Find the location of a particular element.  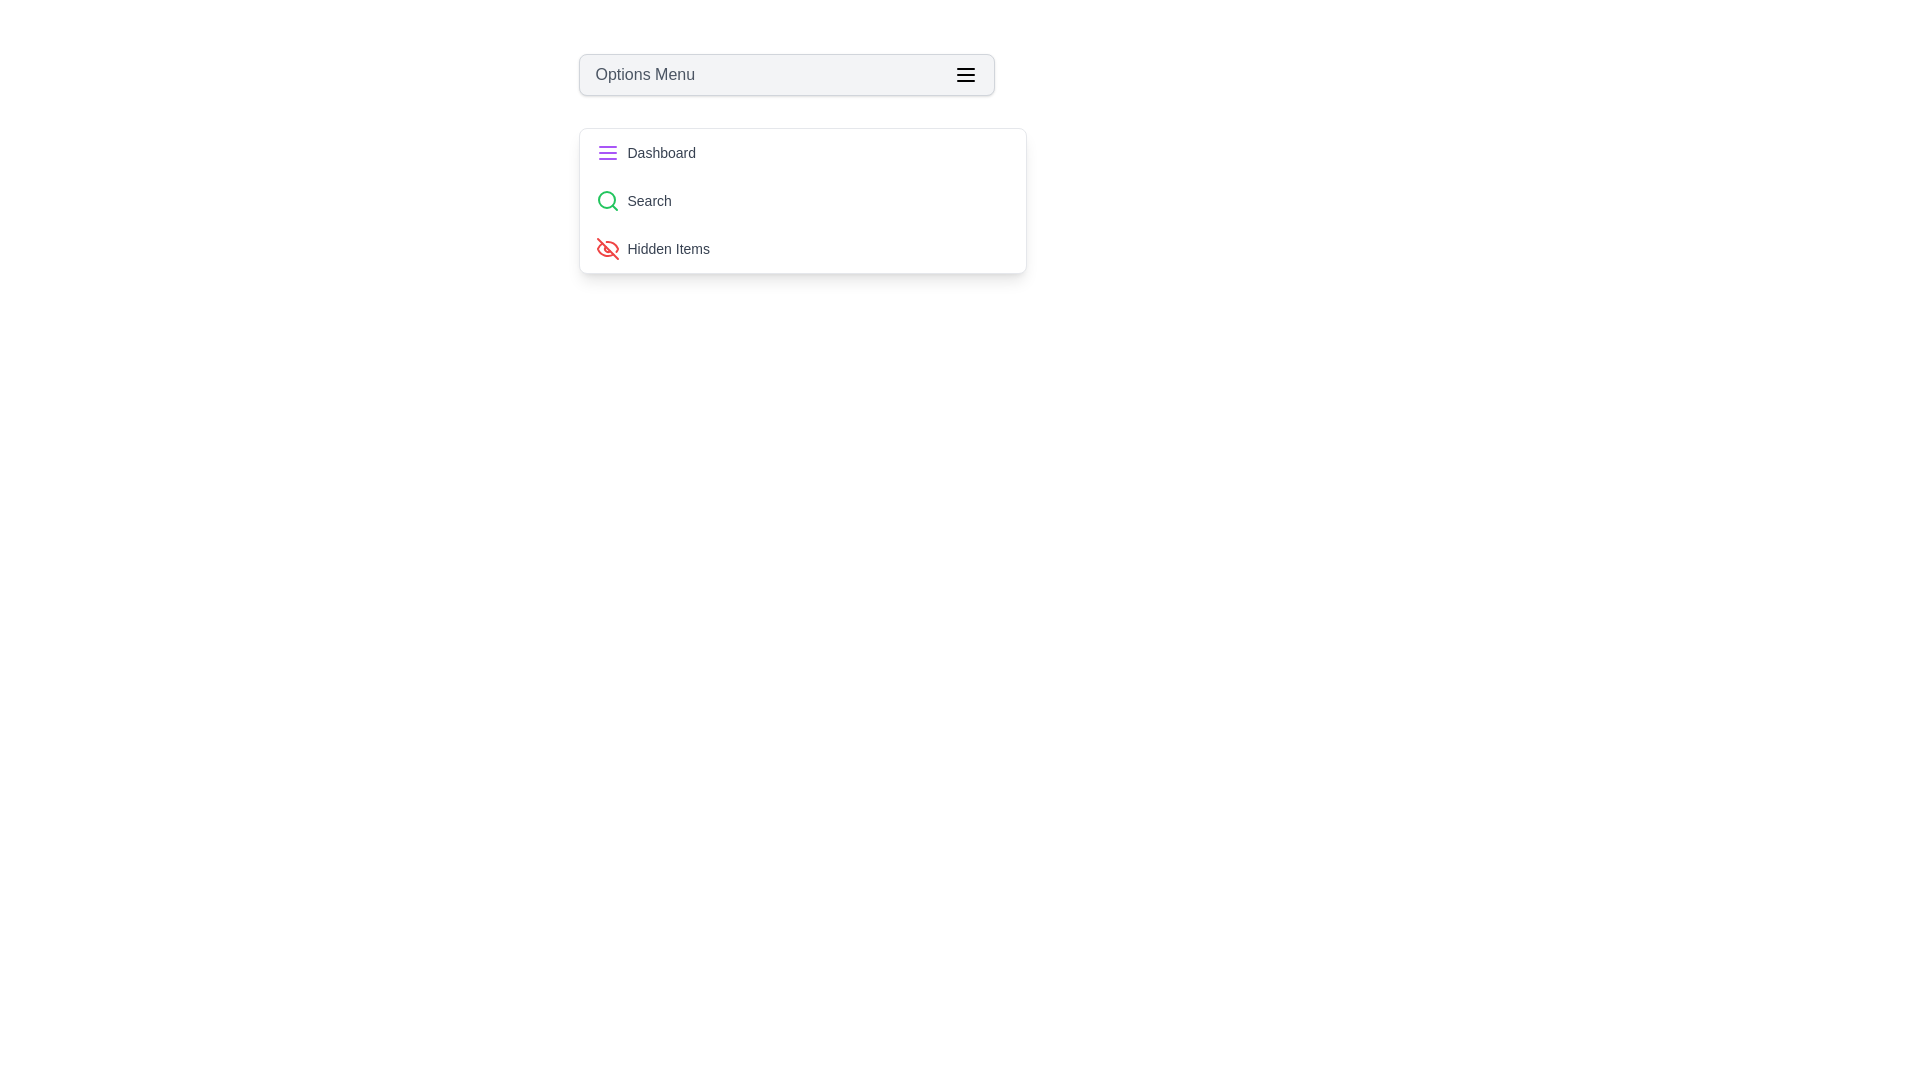

the text label displaying 'Hidden Items', which is styled in gray and located within the dropdown menu beneath the 'Options Menu' title is located at coordinates (668, 248).